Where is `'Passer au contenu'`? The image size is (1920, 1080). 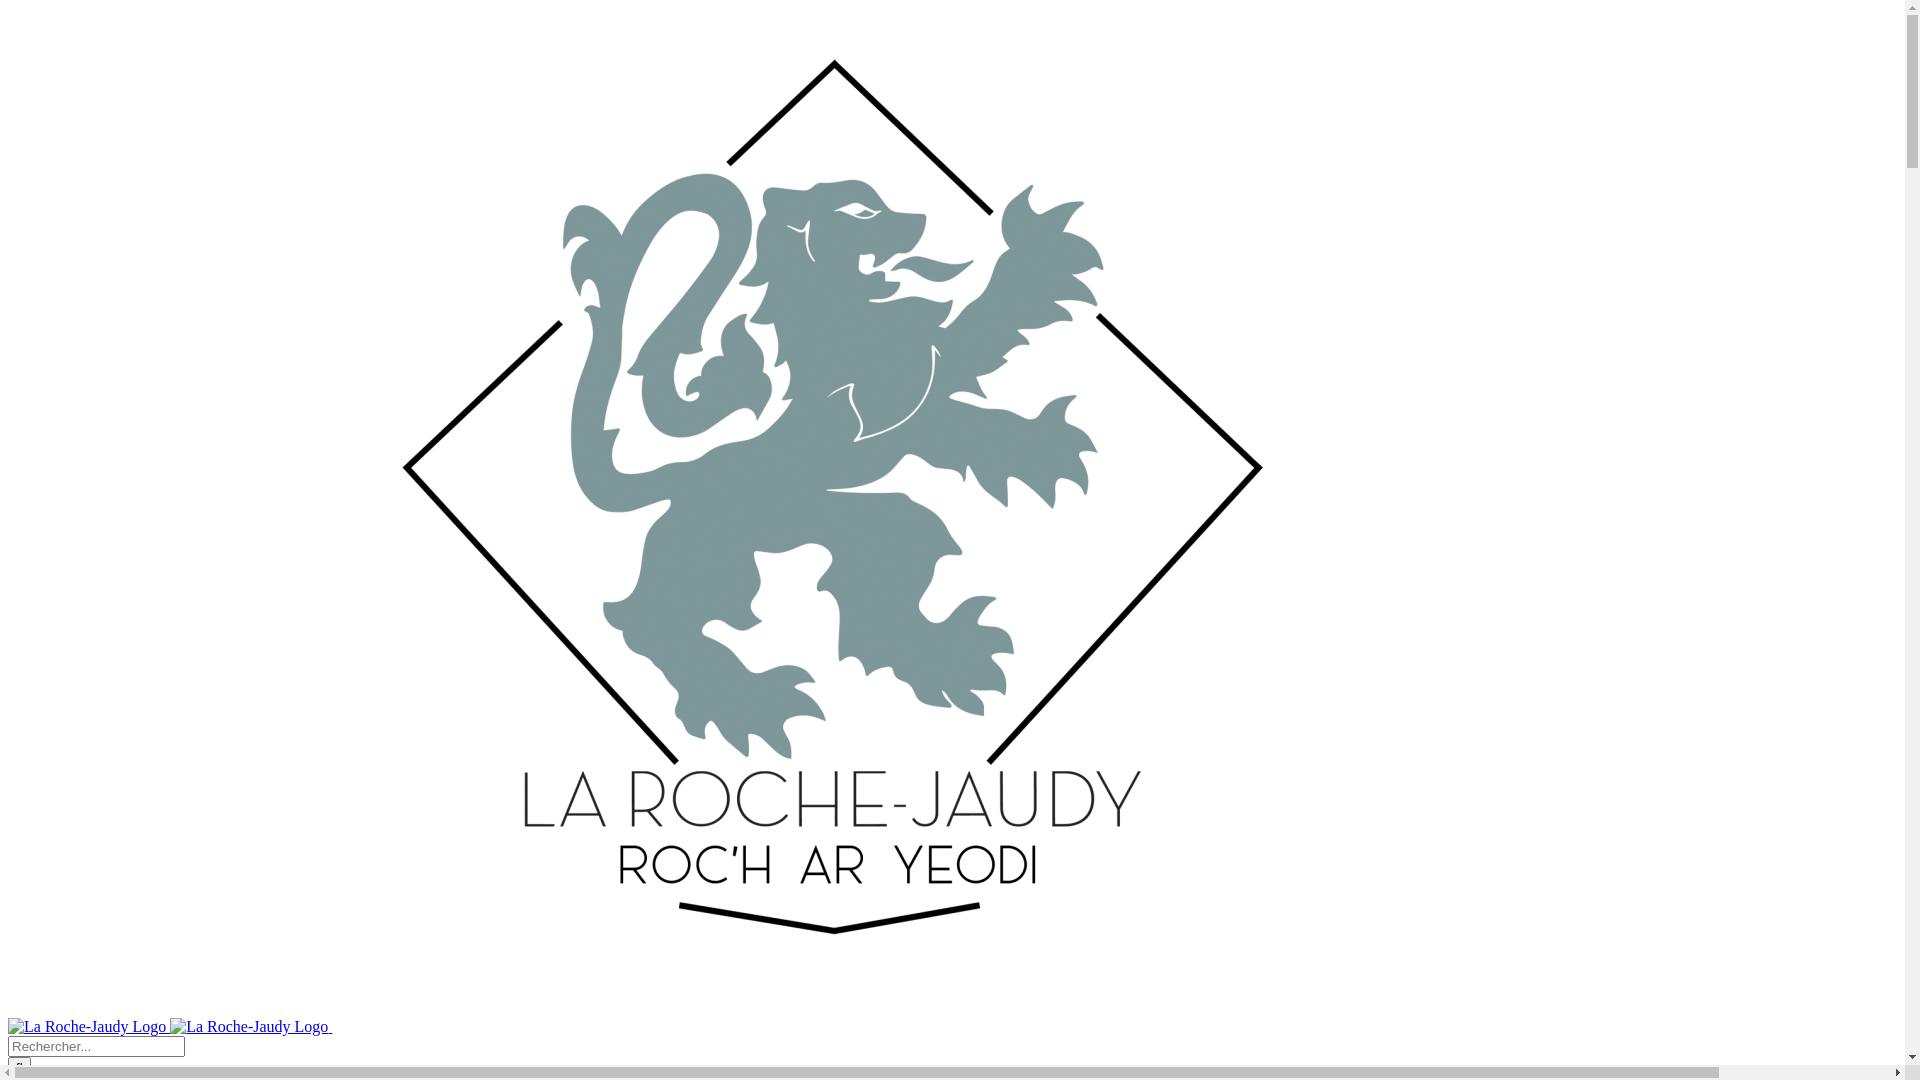 'Passer au contenu' is located at coordinates (7, 7).